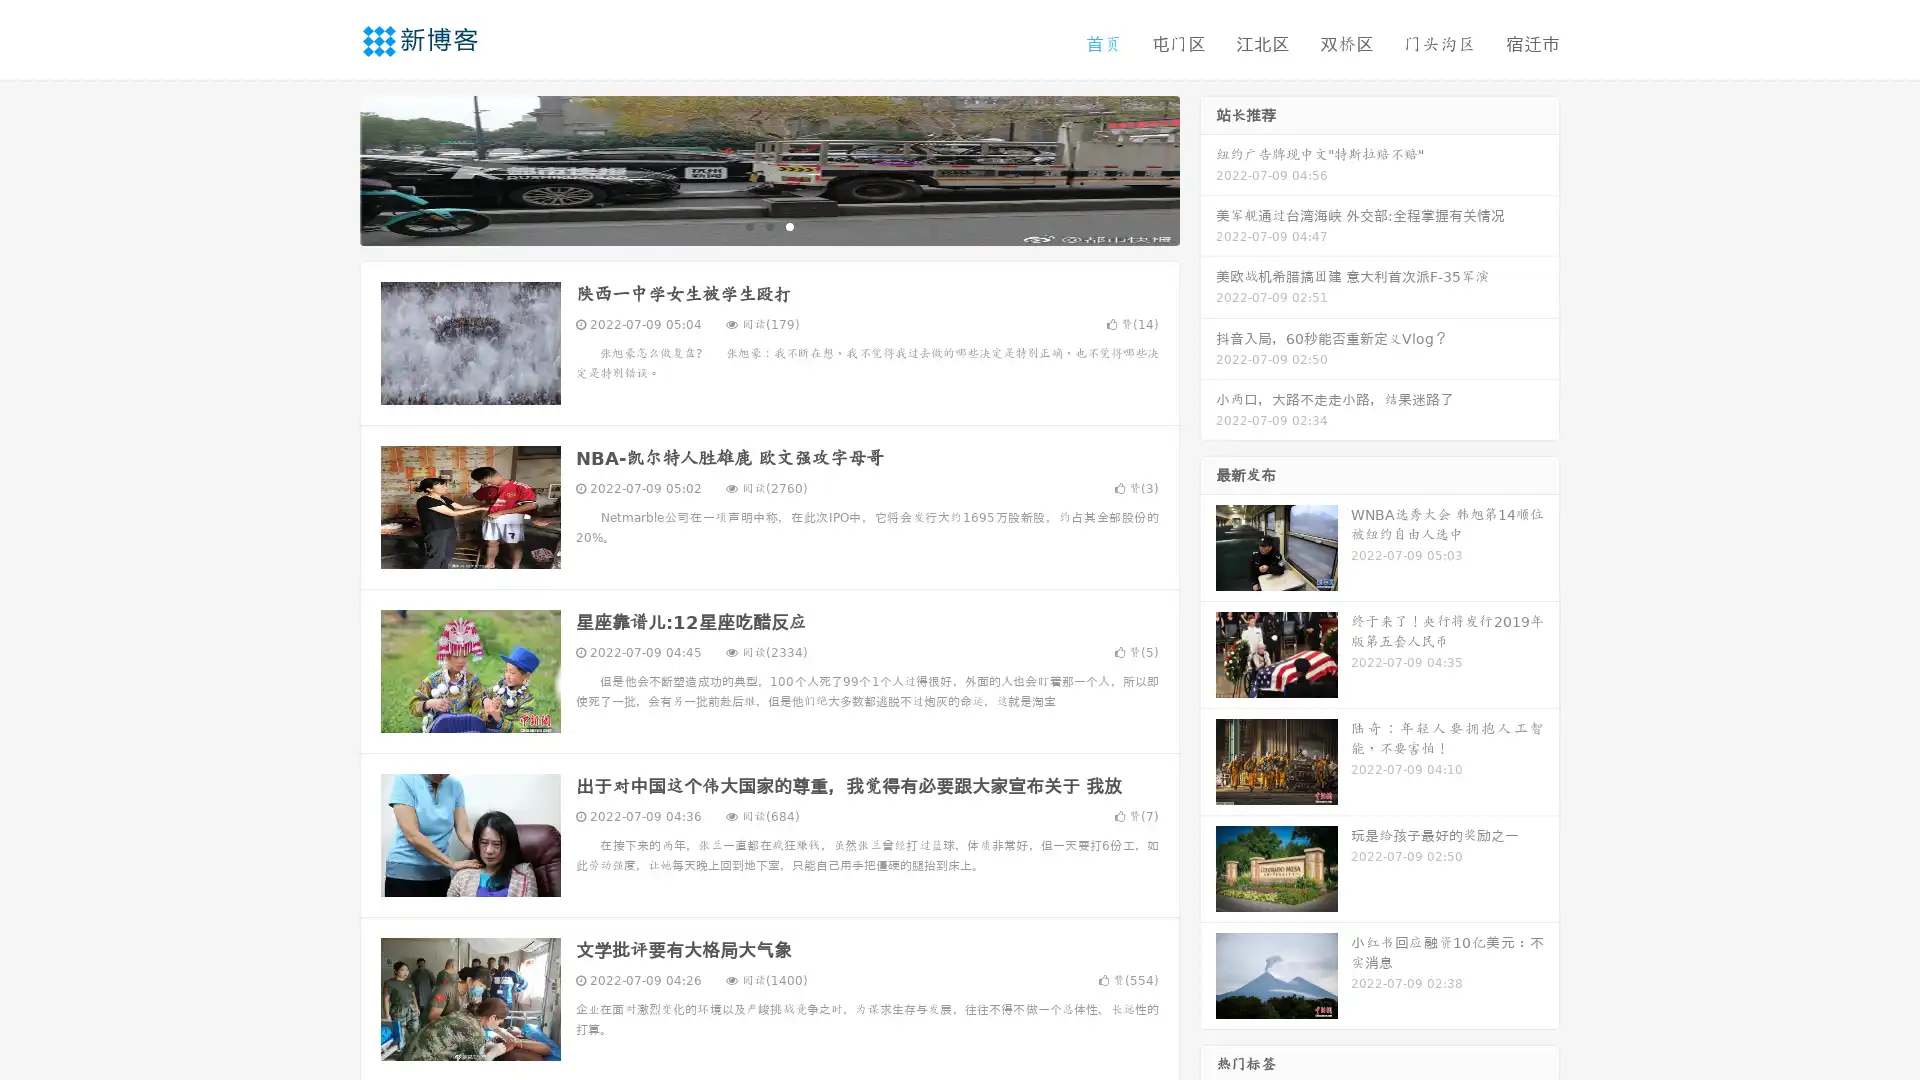 The image size is (1920, 1080). Describe the element at coordinates (330, 168) in the screenshot. I see `Previous slide` at that location.